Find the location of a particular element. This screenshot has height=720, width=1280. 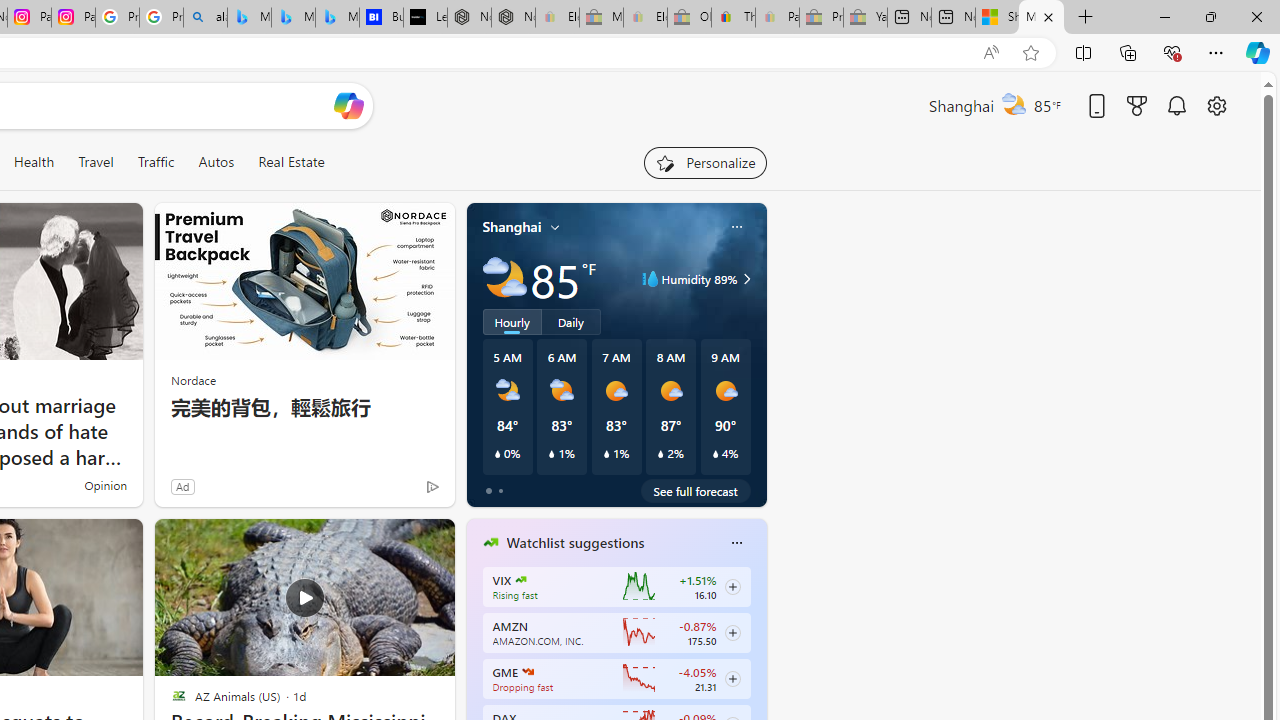

'tab-1' is located at coordinates (500, 491).